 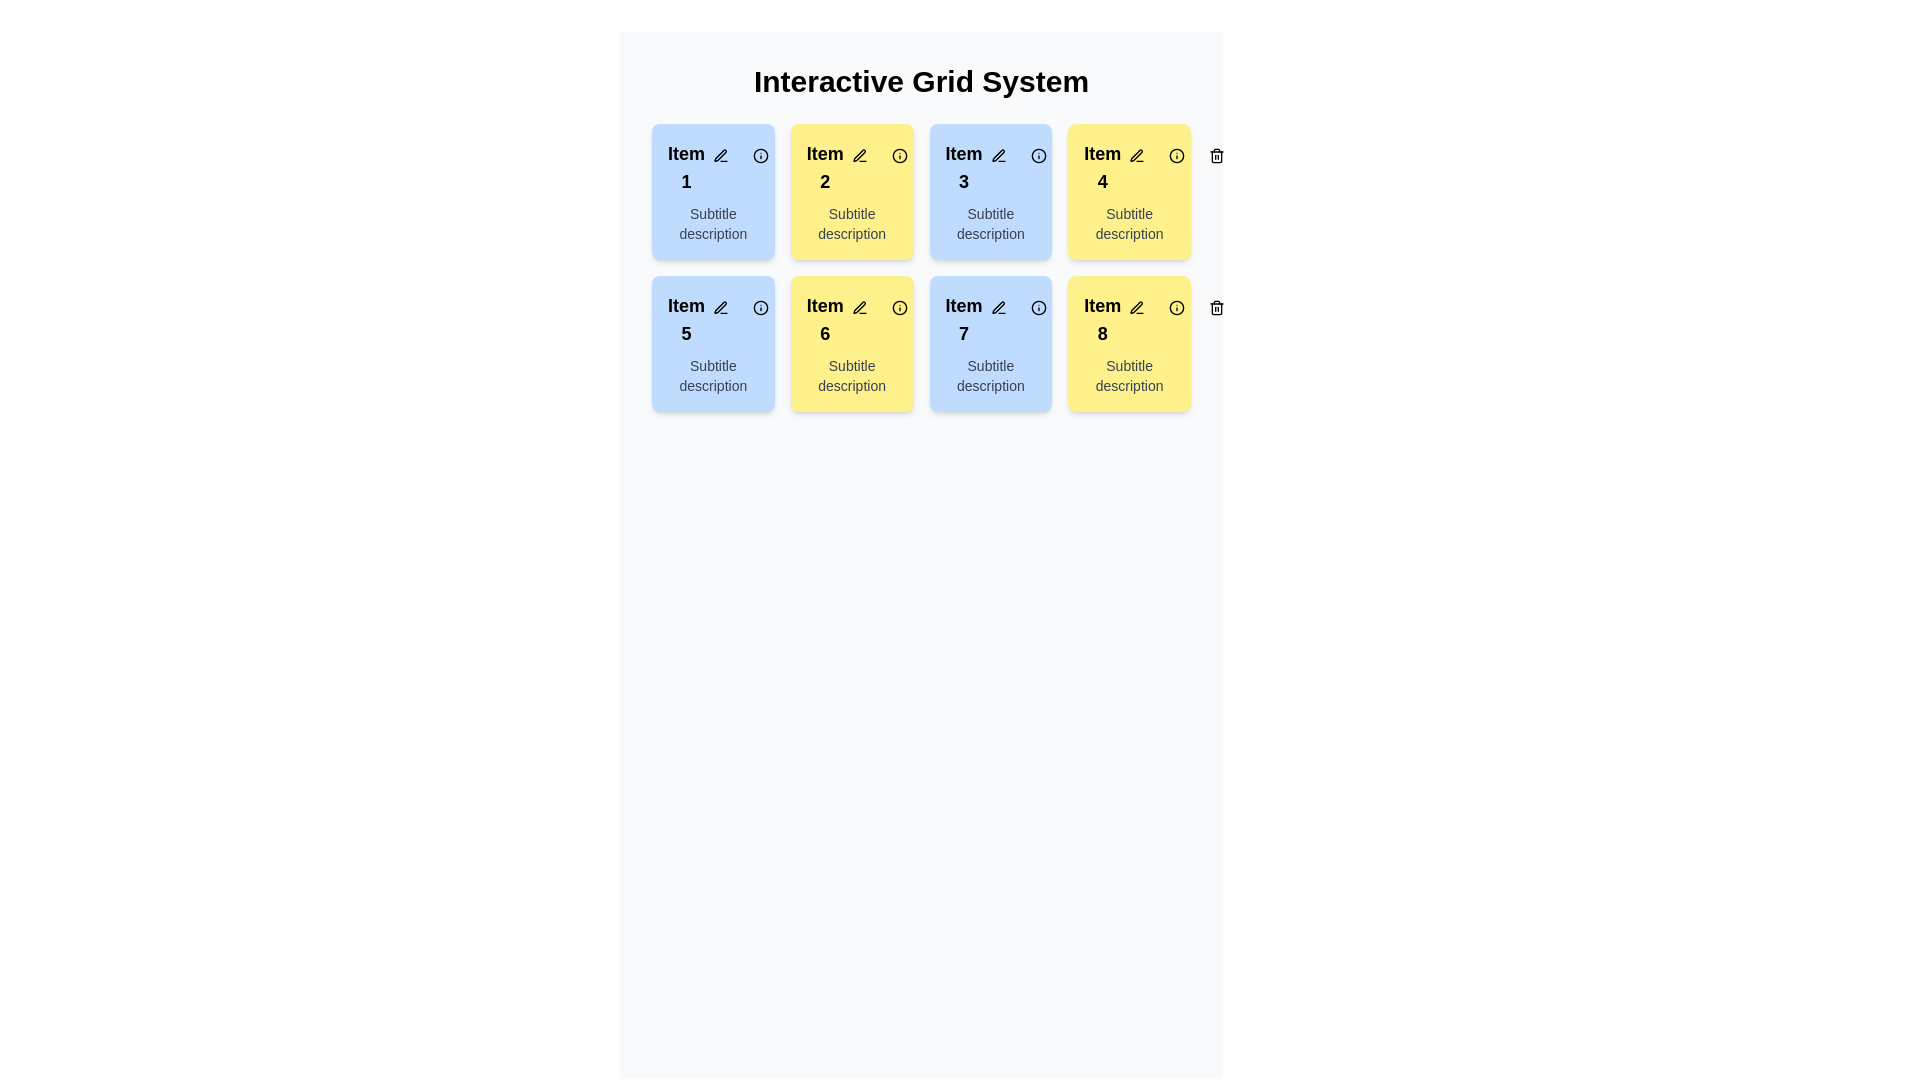 What do you see at coordinates (760, 308) in the screenshot?
I see `the informational icon located in the top-right corner of the fifth item in the grid` at bounding box center [760, 308].